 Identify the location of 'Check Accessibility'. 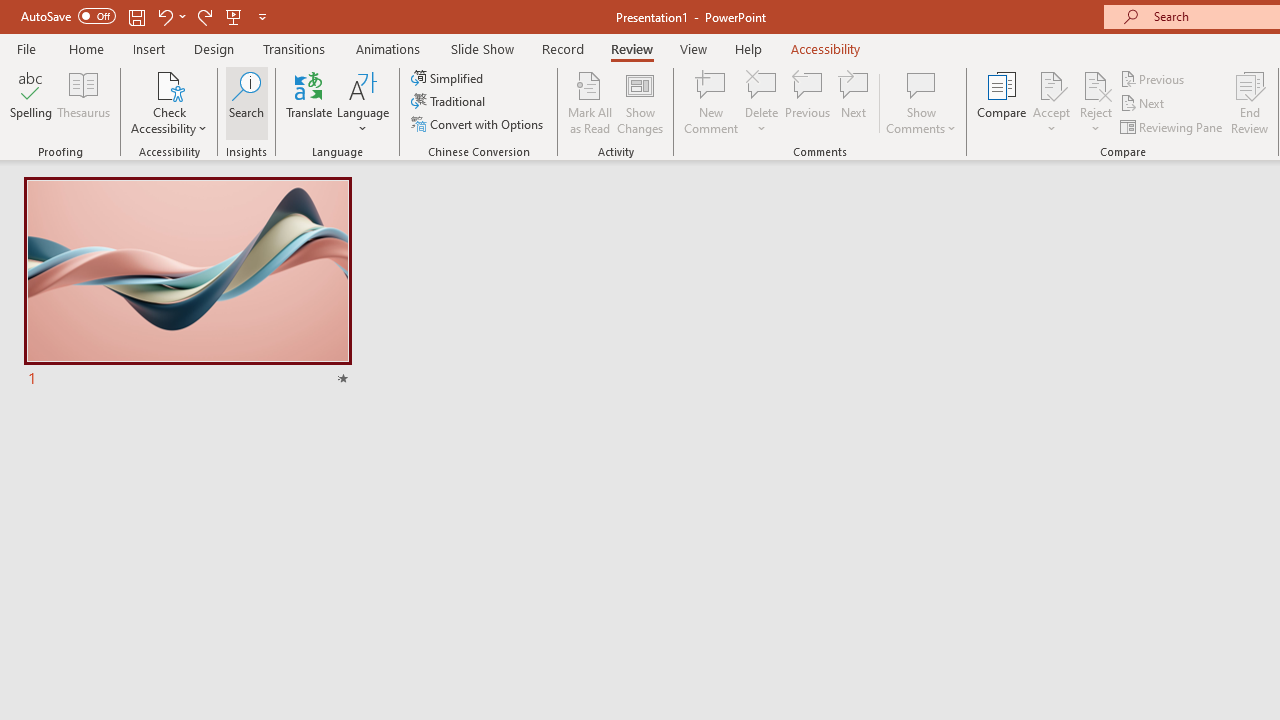
(169, 84).